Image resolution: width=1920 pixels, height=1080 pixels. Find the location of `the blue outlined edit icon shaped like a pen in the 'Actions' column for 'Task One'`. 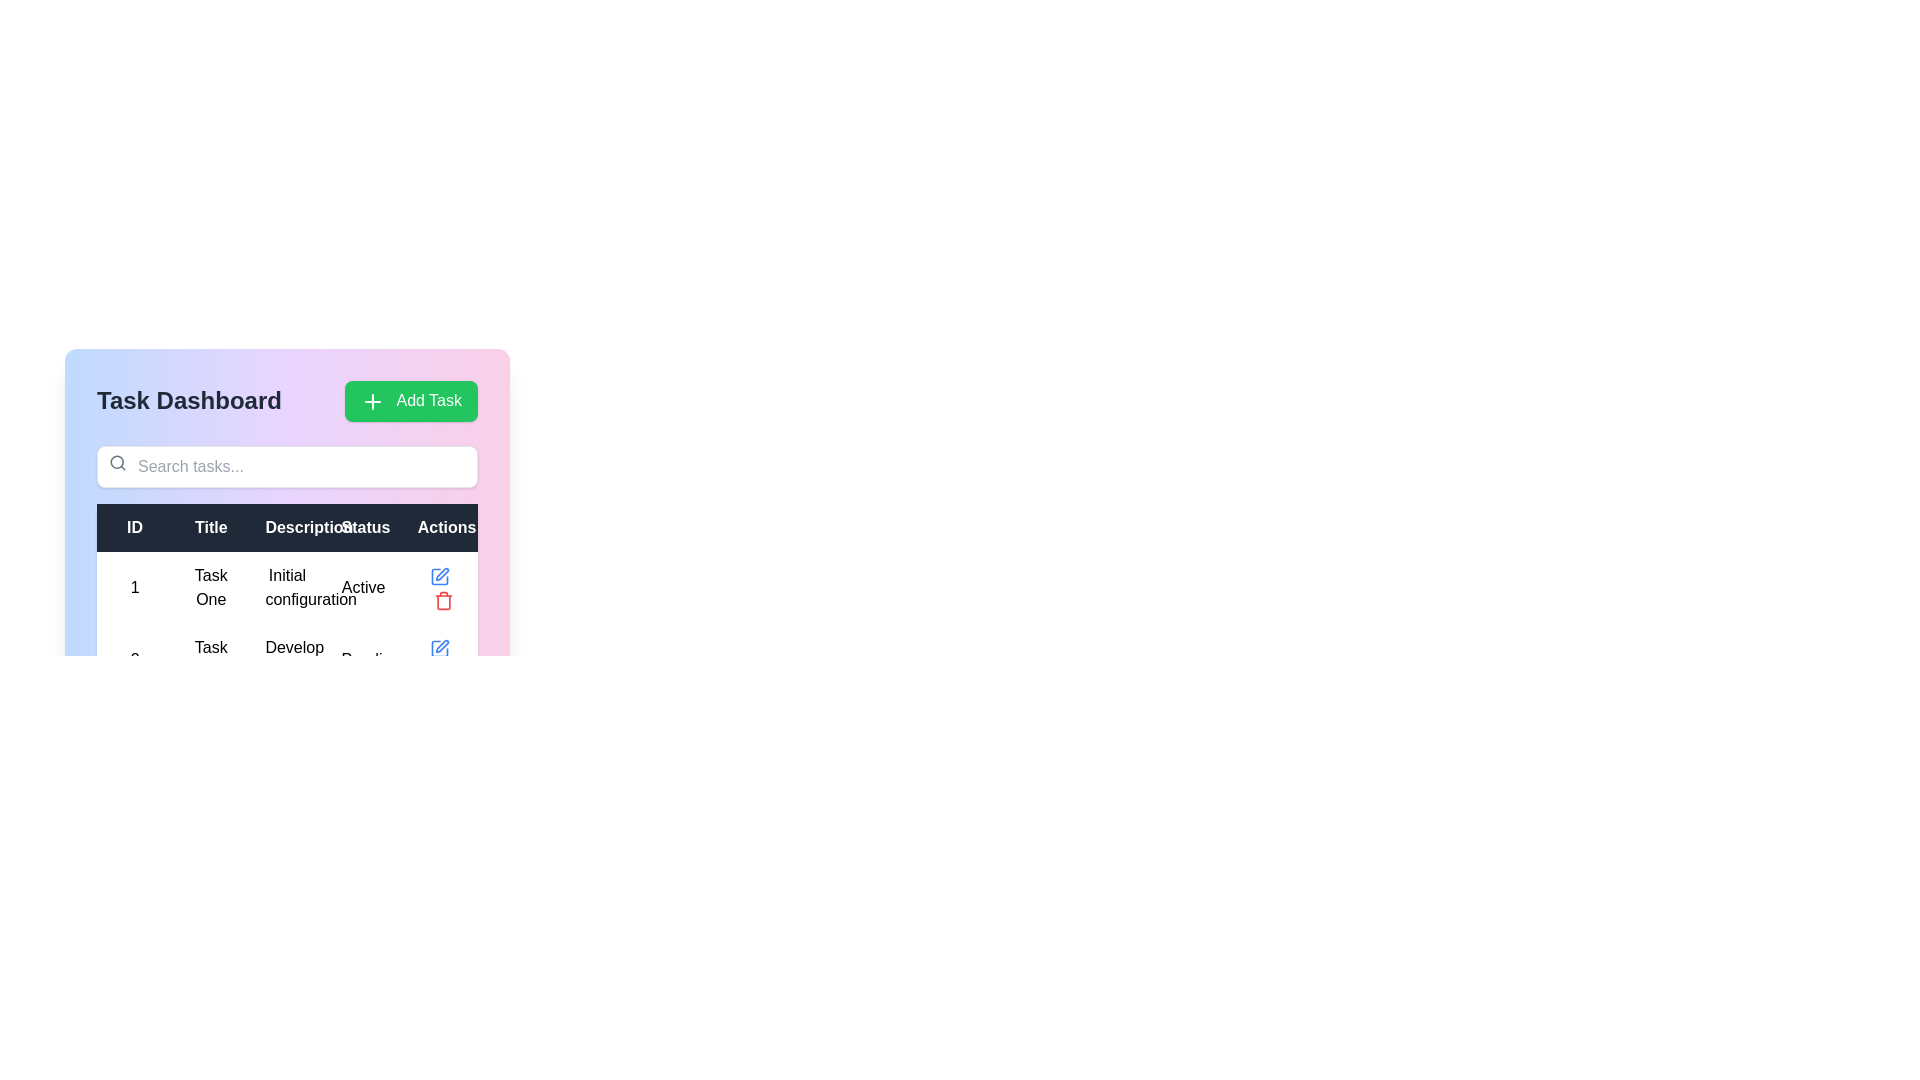

the blue outlined edit icon shaped like a pen in the 'Actions' column for 'Task One' is located at coordinates (438, 575).